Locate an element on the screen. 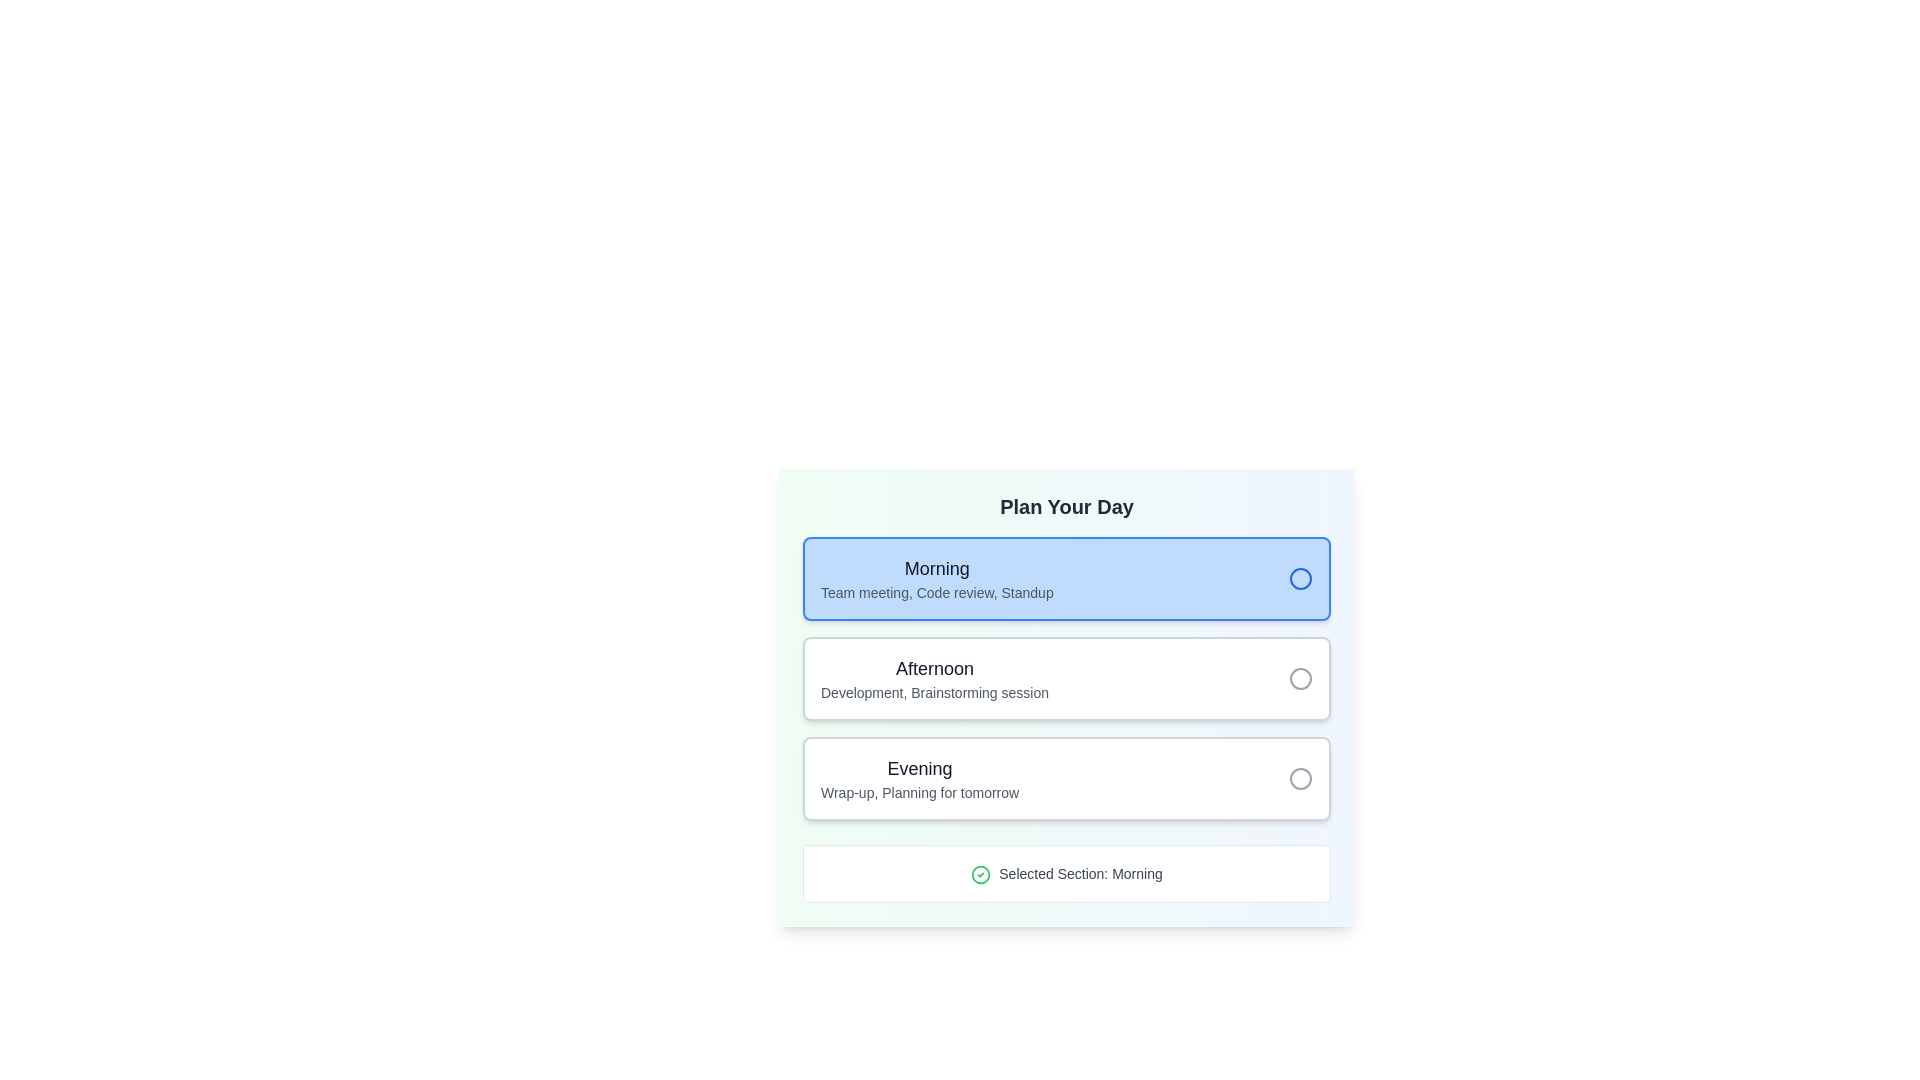  the 'Afternoon' button, which has a white background and gray border is located at coordinates (1065, 677).